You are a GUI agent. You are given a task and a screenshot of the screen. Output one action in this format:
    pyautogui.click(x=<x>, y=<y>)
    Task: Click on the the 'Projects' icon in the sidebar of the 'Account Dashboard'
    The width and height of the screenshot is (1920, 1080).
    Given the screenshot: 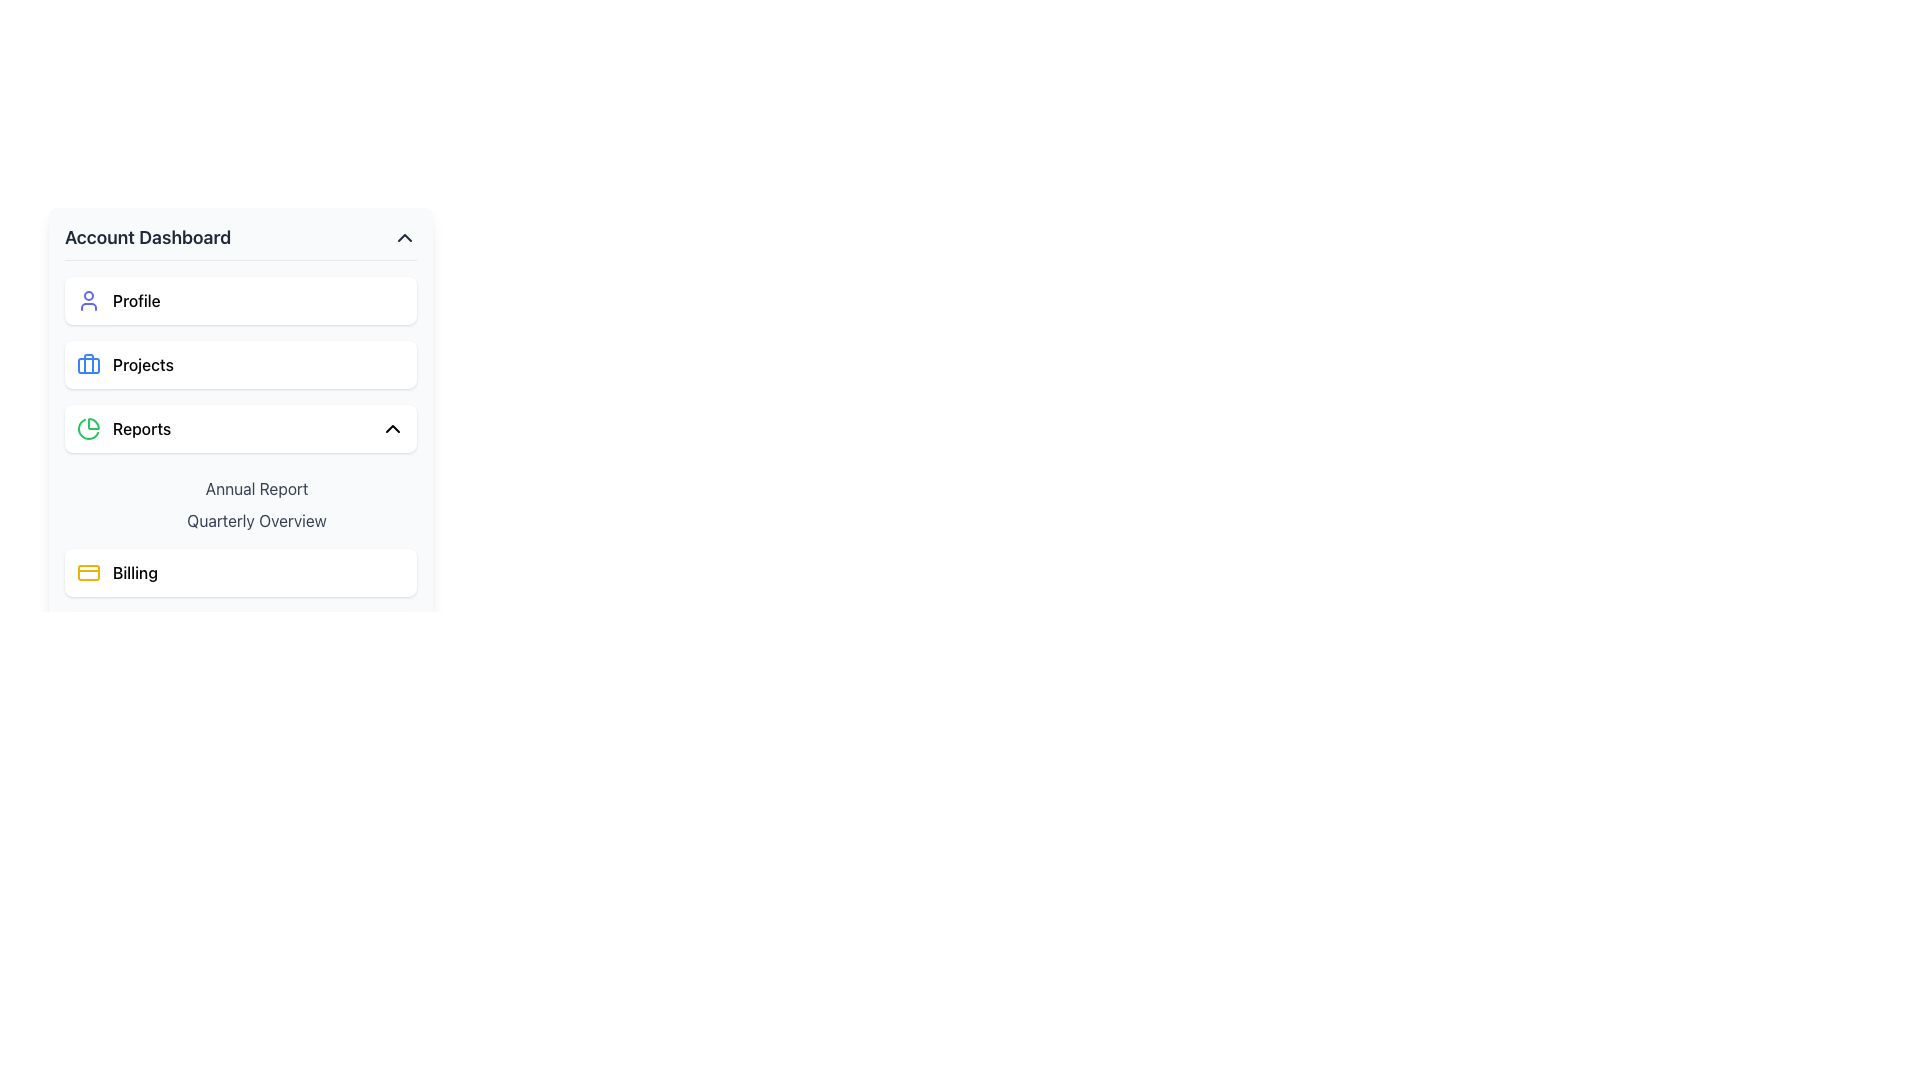 What is the action you would take?
    pyautogui.click(x=88, y=365)
    